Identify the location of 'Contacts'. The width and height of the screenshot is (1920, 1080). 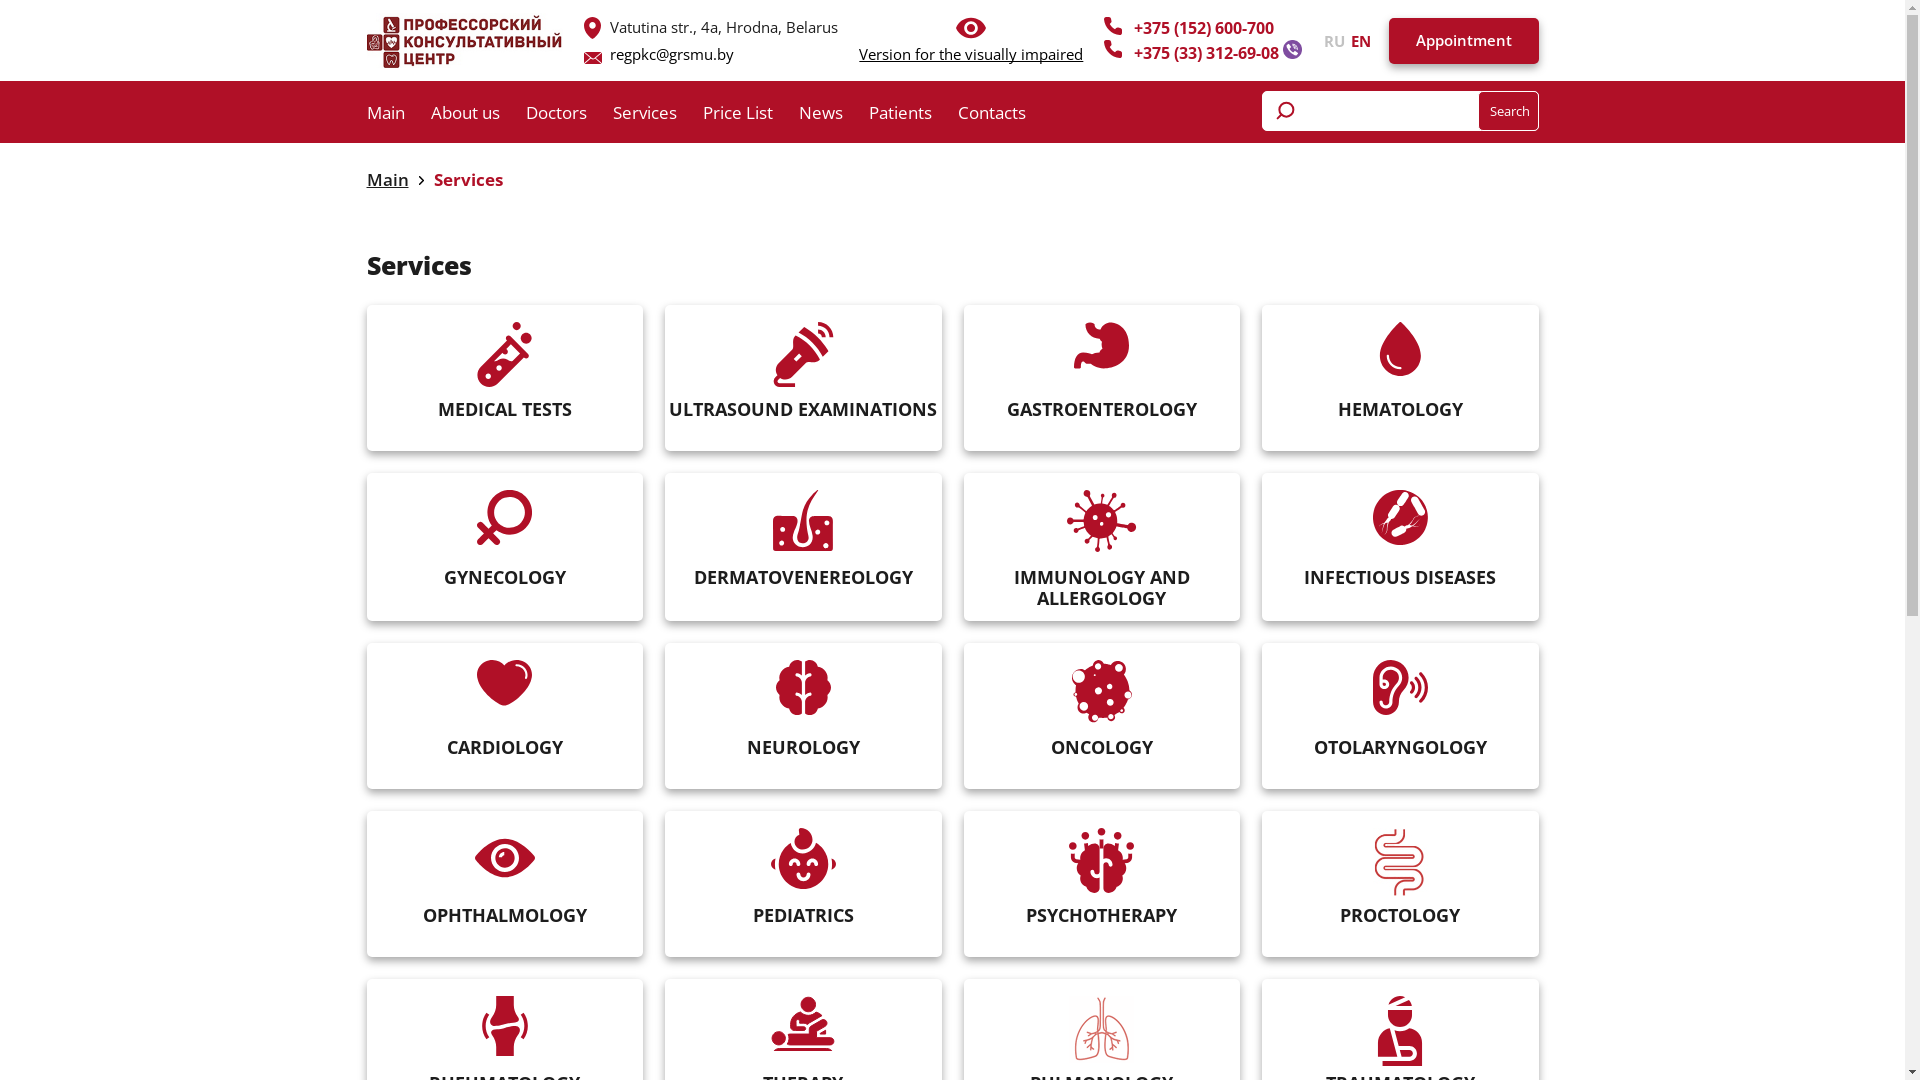
(957, 116).